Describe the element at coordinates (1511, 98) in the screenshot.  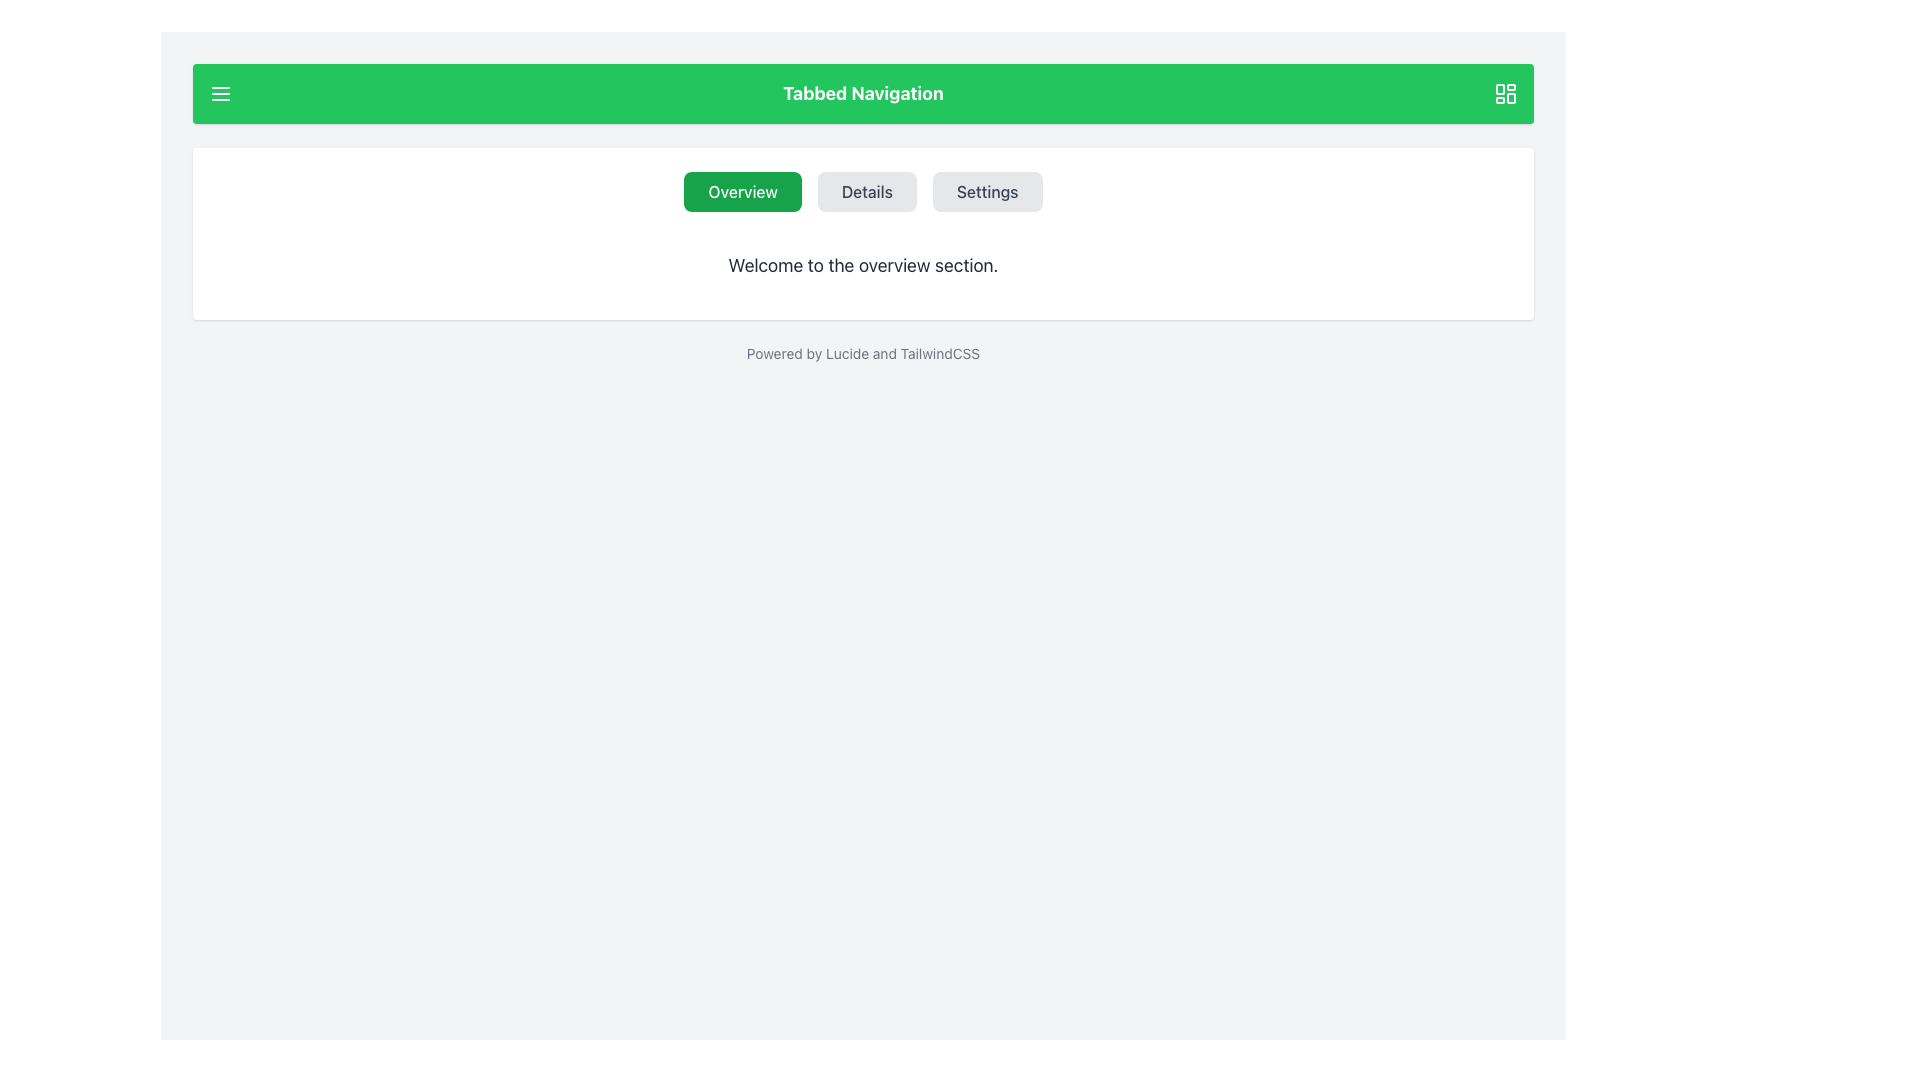
I see `the second rectangular SVG icon located in the second row and second column of the grid within the green navigation bar` at that location.